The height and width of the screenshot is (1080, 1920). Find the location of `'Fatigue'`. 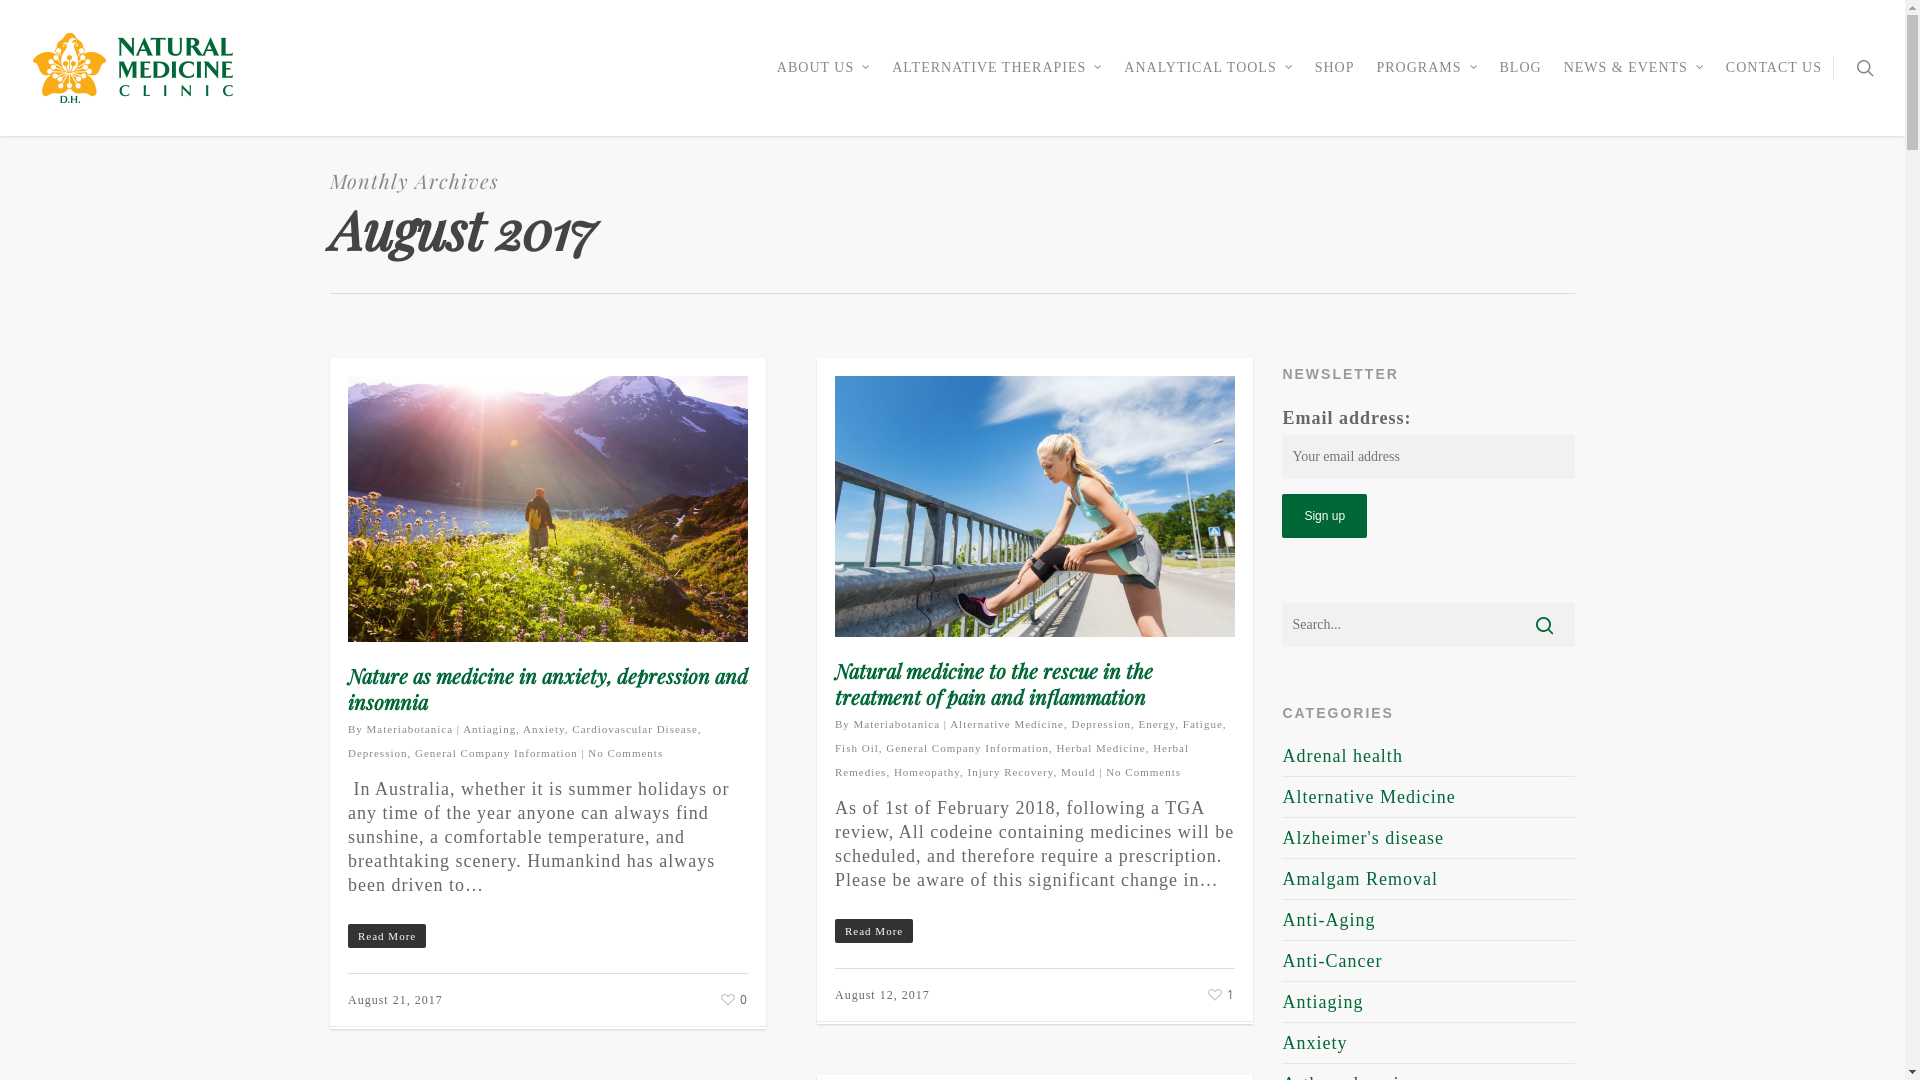

'Fatigue' is located at coordinates (1202, 724).